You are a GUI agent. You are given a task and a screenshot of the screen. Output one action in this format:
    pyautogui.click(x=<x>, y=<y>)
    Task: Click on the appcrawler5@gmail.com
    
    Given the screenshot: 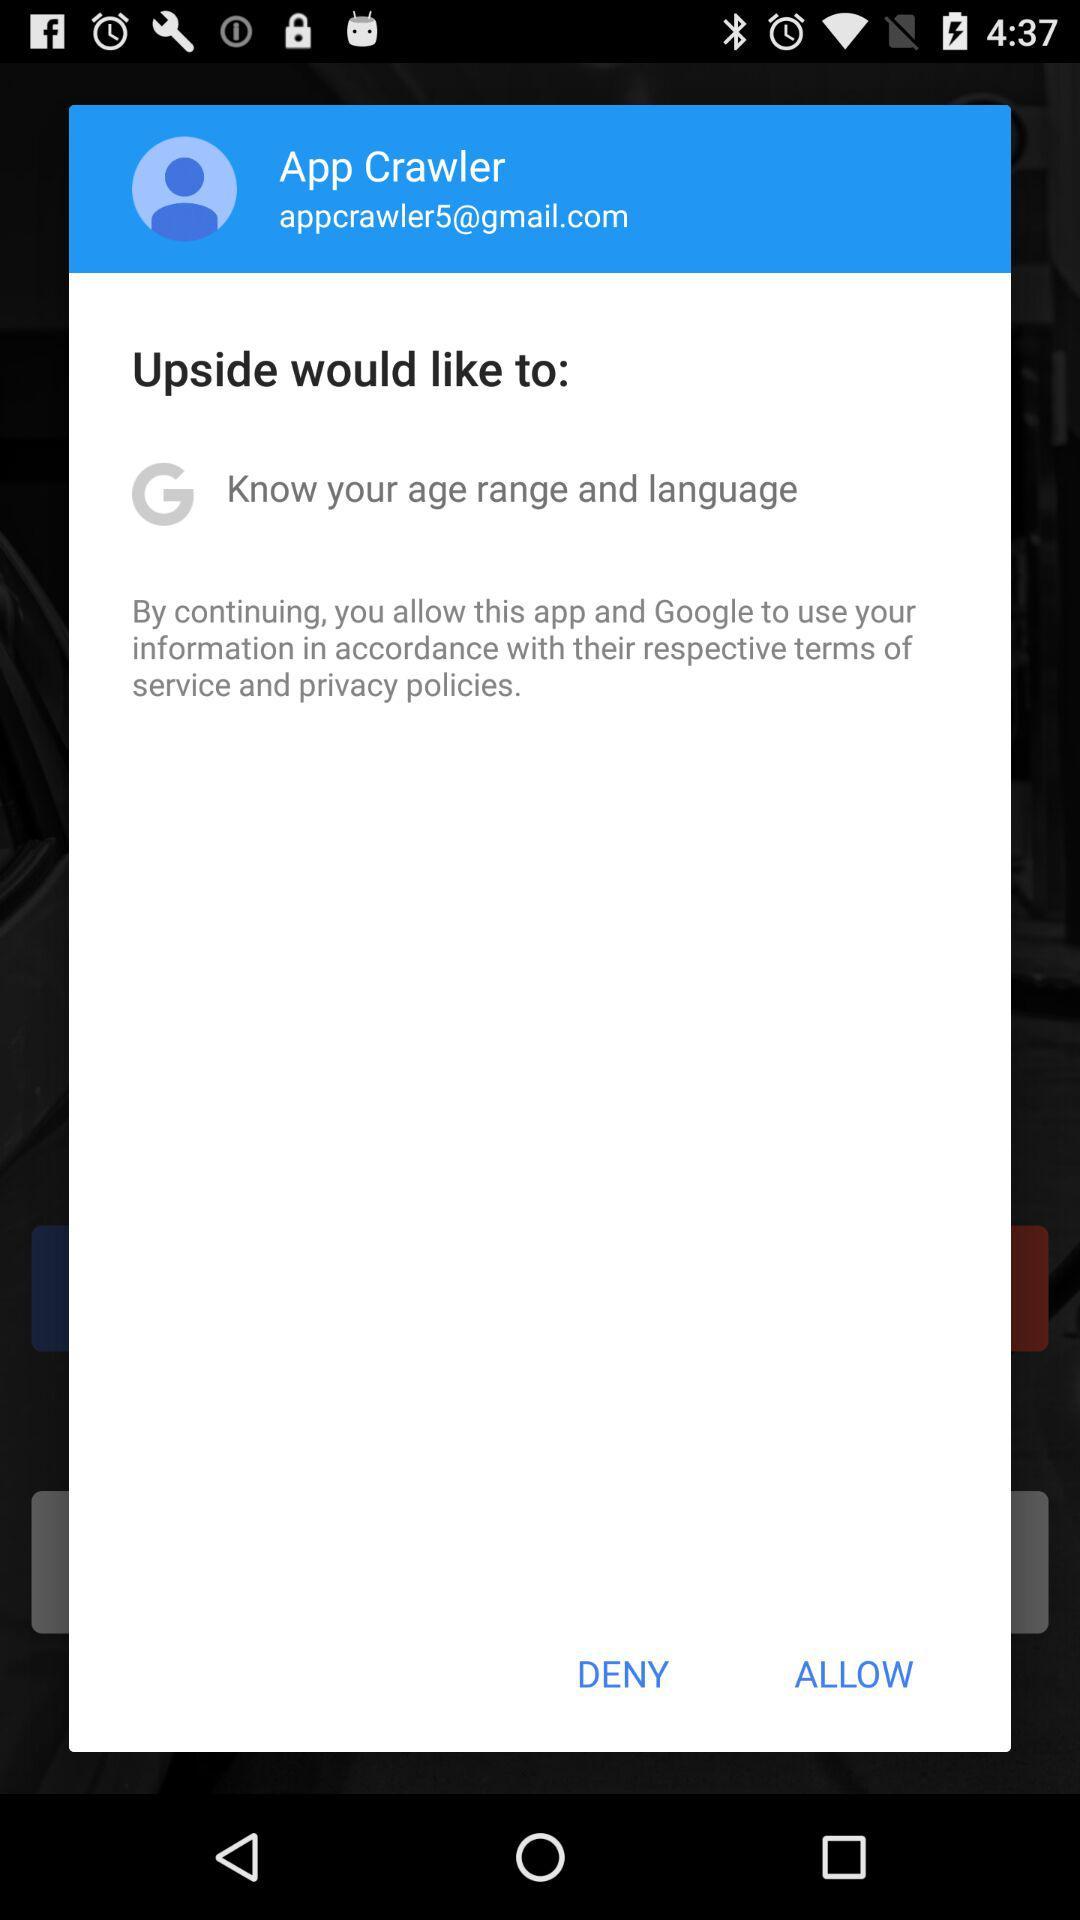 What is the action you would take?
    pyautogui.click(x=454, y=214)
    